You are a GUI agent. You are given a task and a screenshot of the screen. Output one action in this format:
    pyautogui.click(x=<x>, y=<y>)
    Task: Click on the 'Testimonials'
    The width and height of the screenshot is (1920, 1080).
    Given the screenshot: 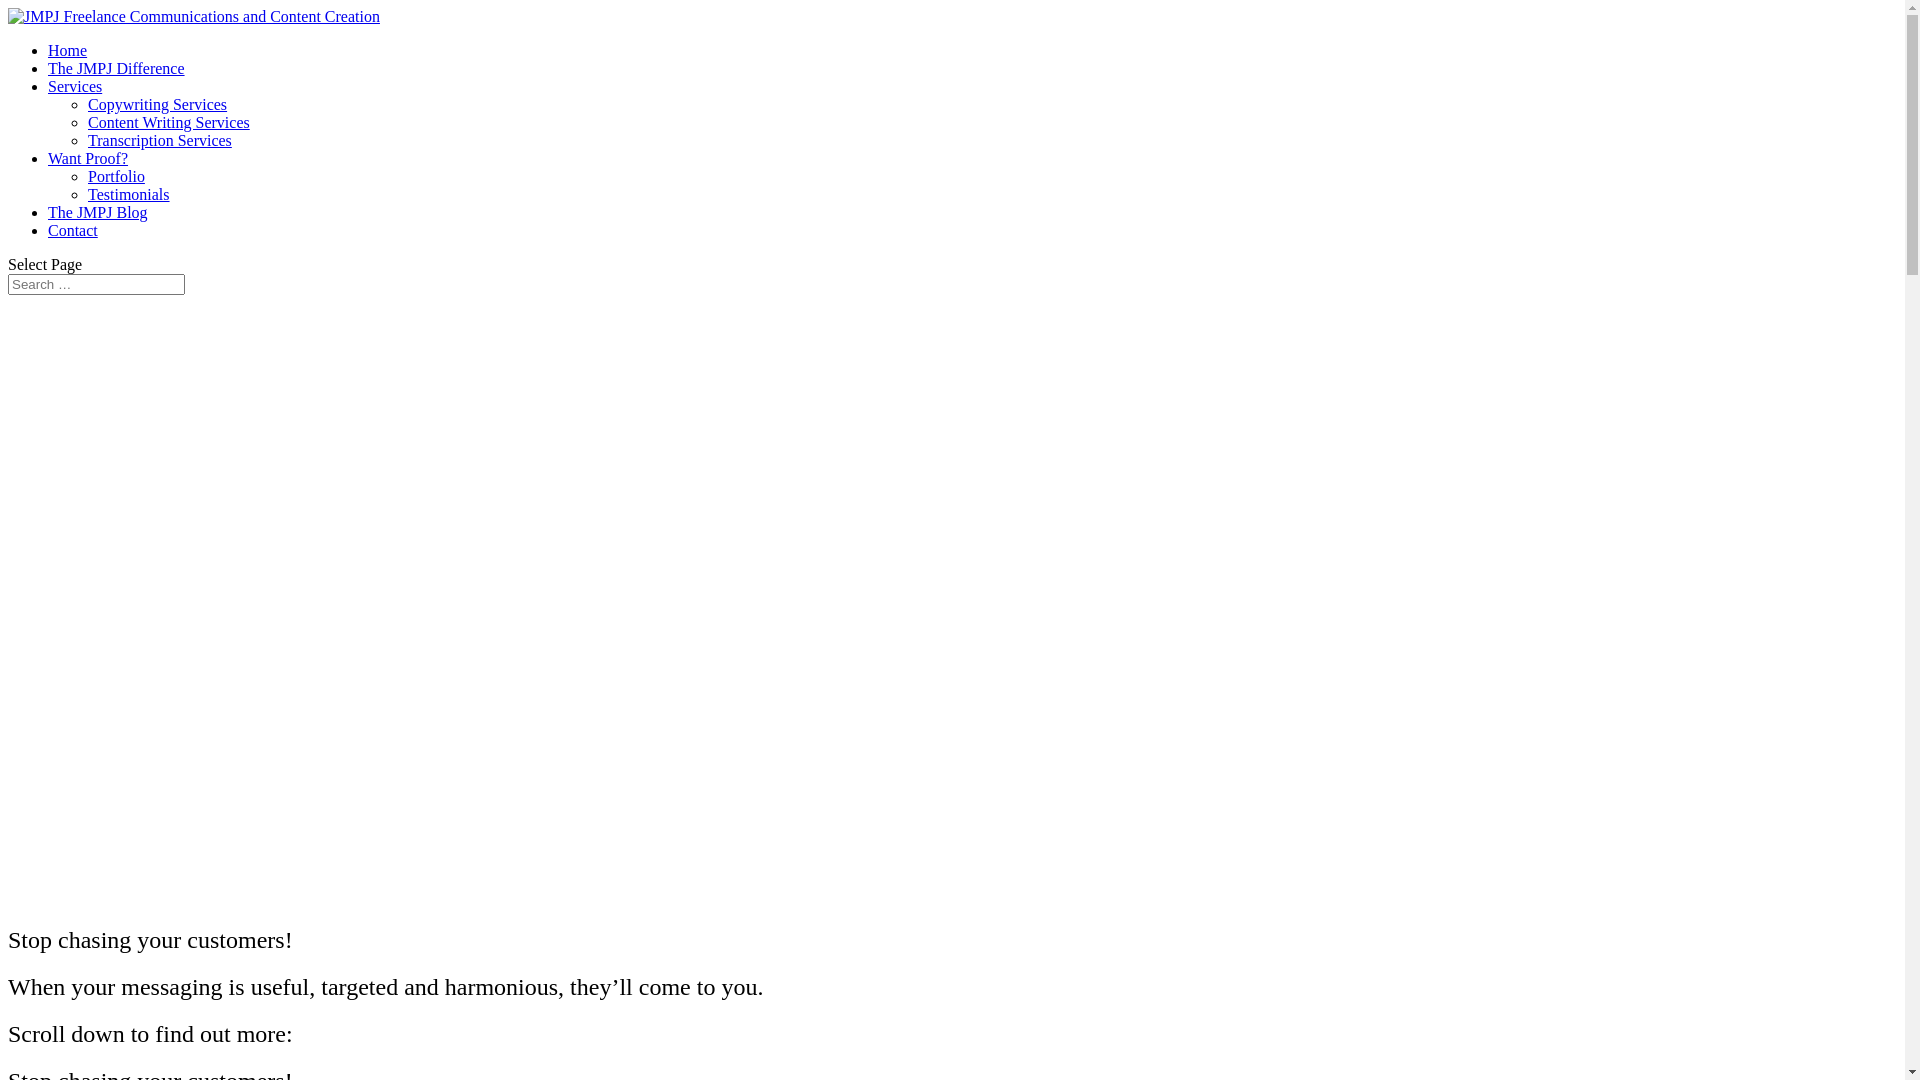 What is the action you would take?
    pyautogui.click(x=128, y=194)
    